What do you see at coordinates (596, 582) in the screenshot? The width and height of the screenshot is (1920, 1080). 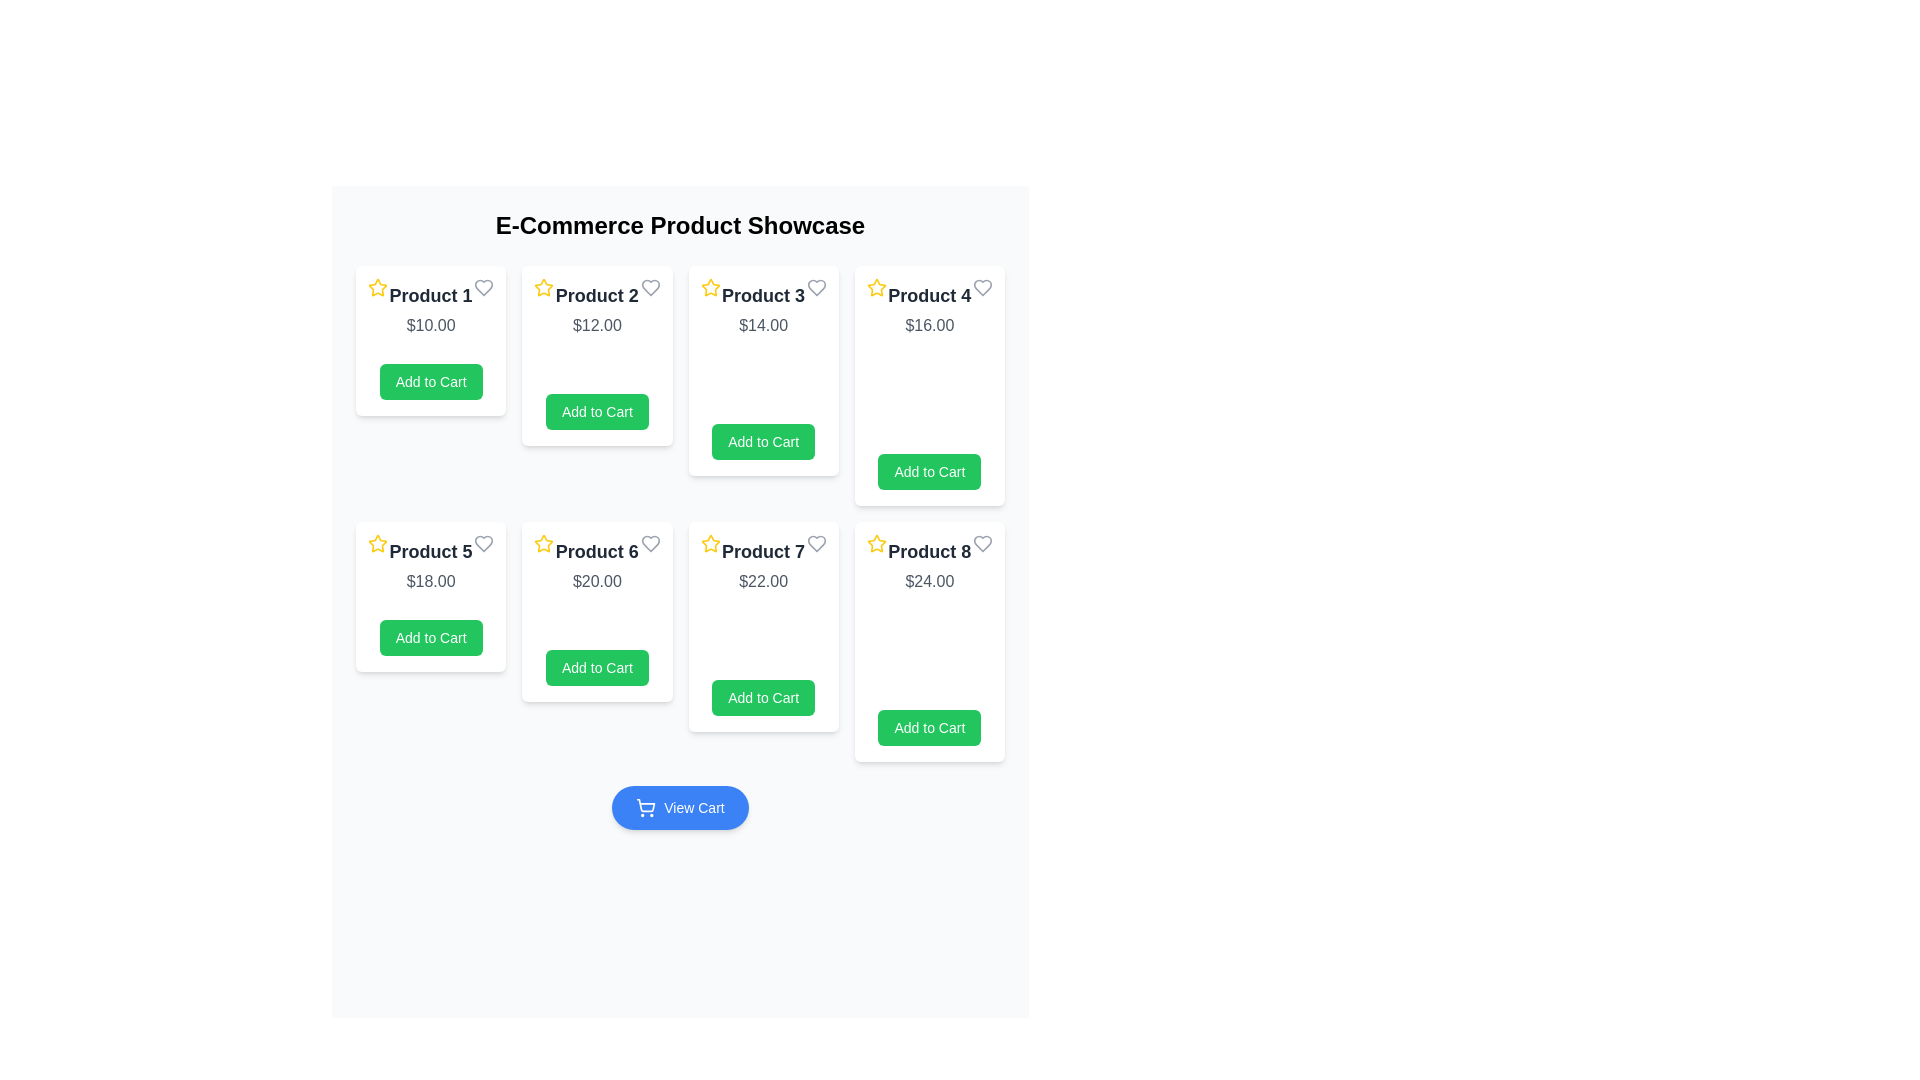 I see `text label displaying '$20.00' located at the bottom-center of the card for Product 6, positioned between the product name and the 'Add to Cart' button` at bounding box center [596, 582].